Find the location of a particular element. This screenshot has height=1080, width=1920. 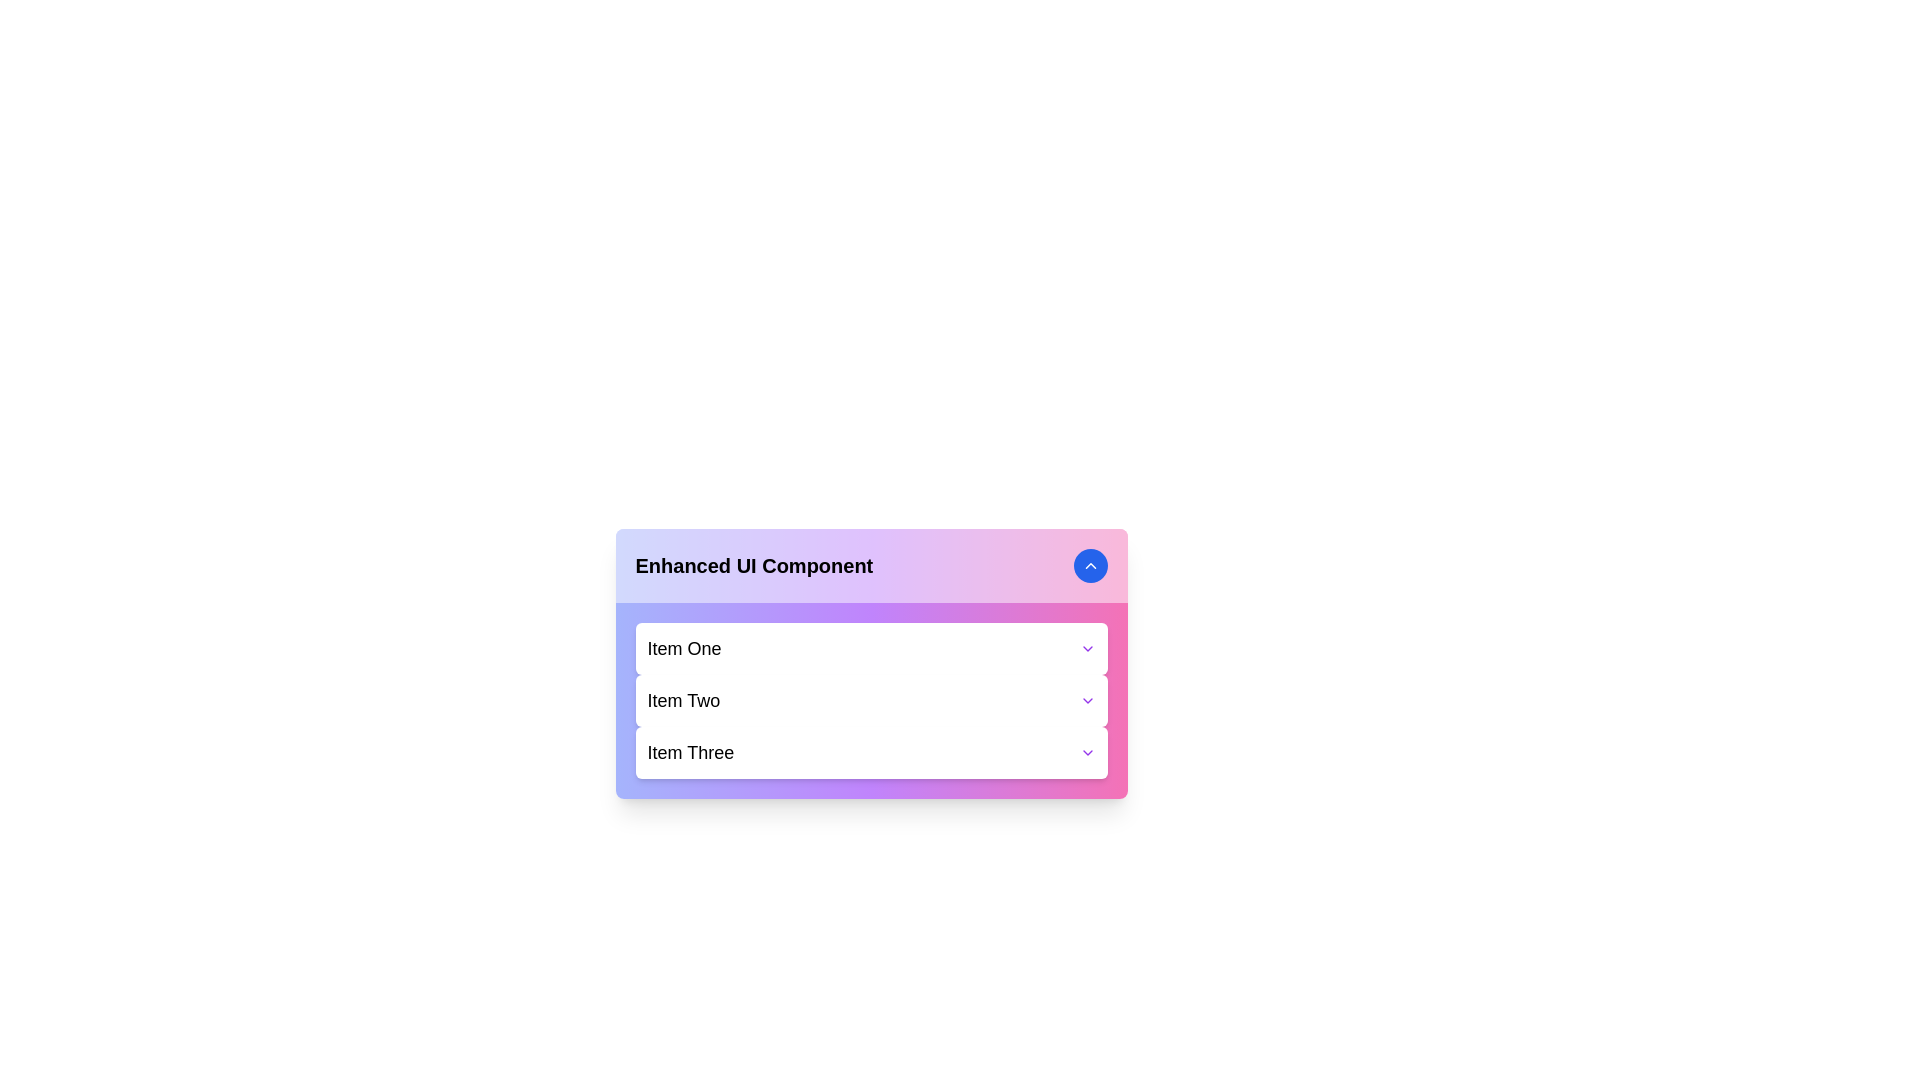

the text label that reads 'Item Two', which is styled with a large font size and medium font weight, positioned as the second item in a vertical list within a dropdown-like component is located at coordinates (683, 700).